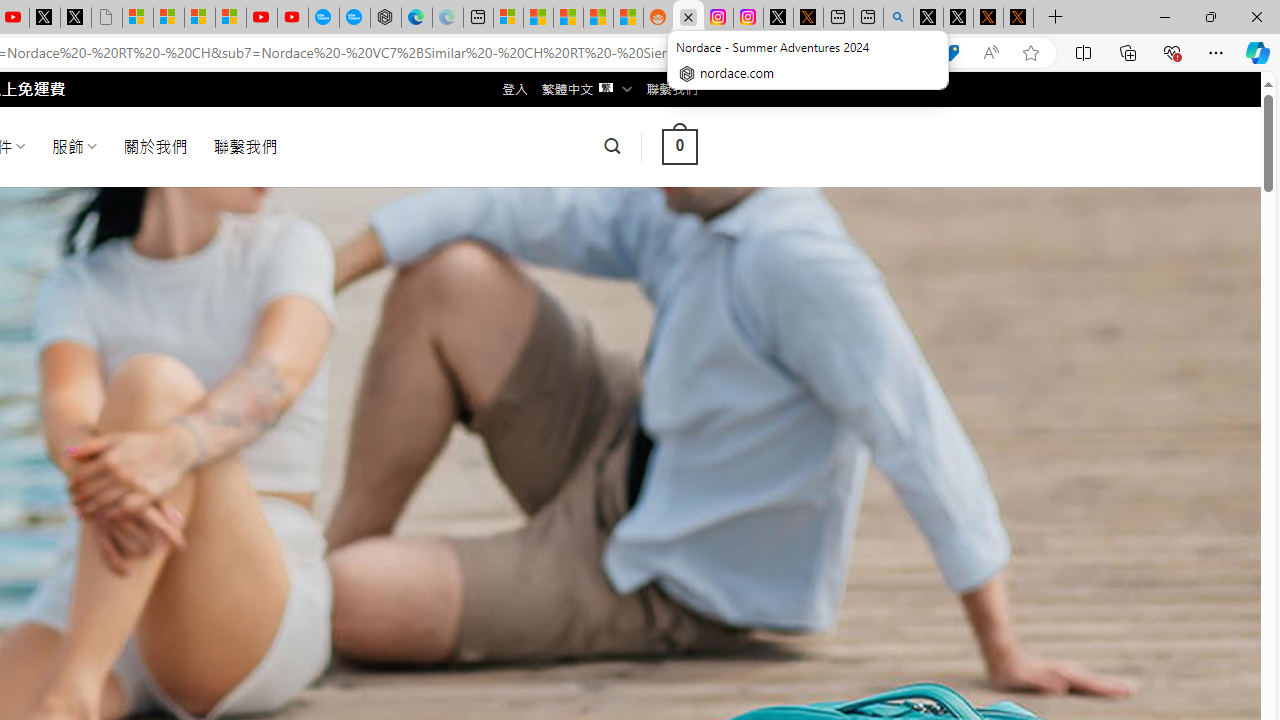 This screenshot has height=720, width=1280. Describe the element at coordinates (1018, 17) in the screenshot. I see `'X Privacy Policy'` at that location.